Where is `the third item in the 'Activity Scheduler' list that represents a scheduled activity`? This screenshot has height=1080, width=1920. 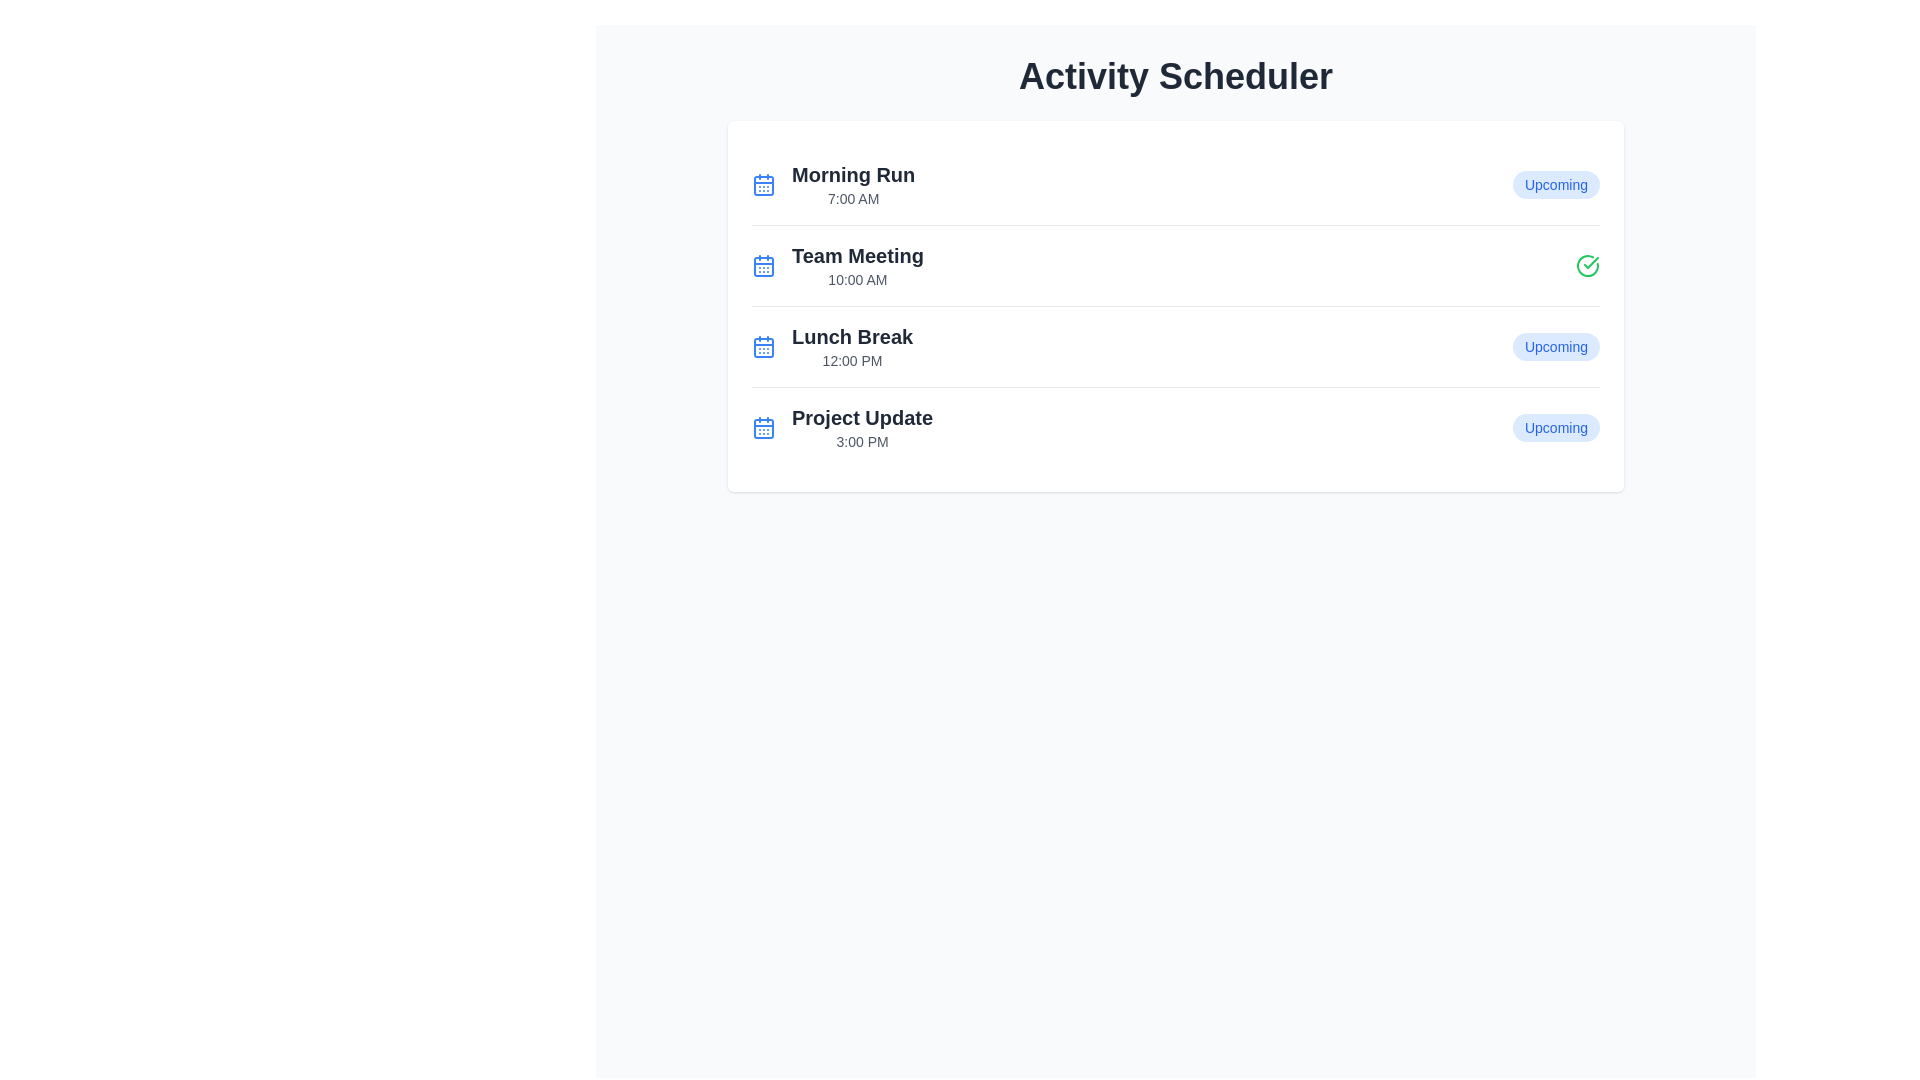 the third item in the 'Activity Scheduler' list that represents a scheduled activity is located at coordinates (1176, 346).